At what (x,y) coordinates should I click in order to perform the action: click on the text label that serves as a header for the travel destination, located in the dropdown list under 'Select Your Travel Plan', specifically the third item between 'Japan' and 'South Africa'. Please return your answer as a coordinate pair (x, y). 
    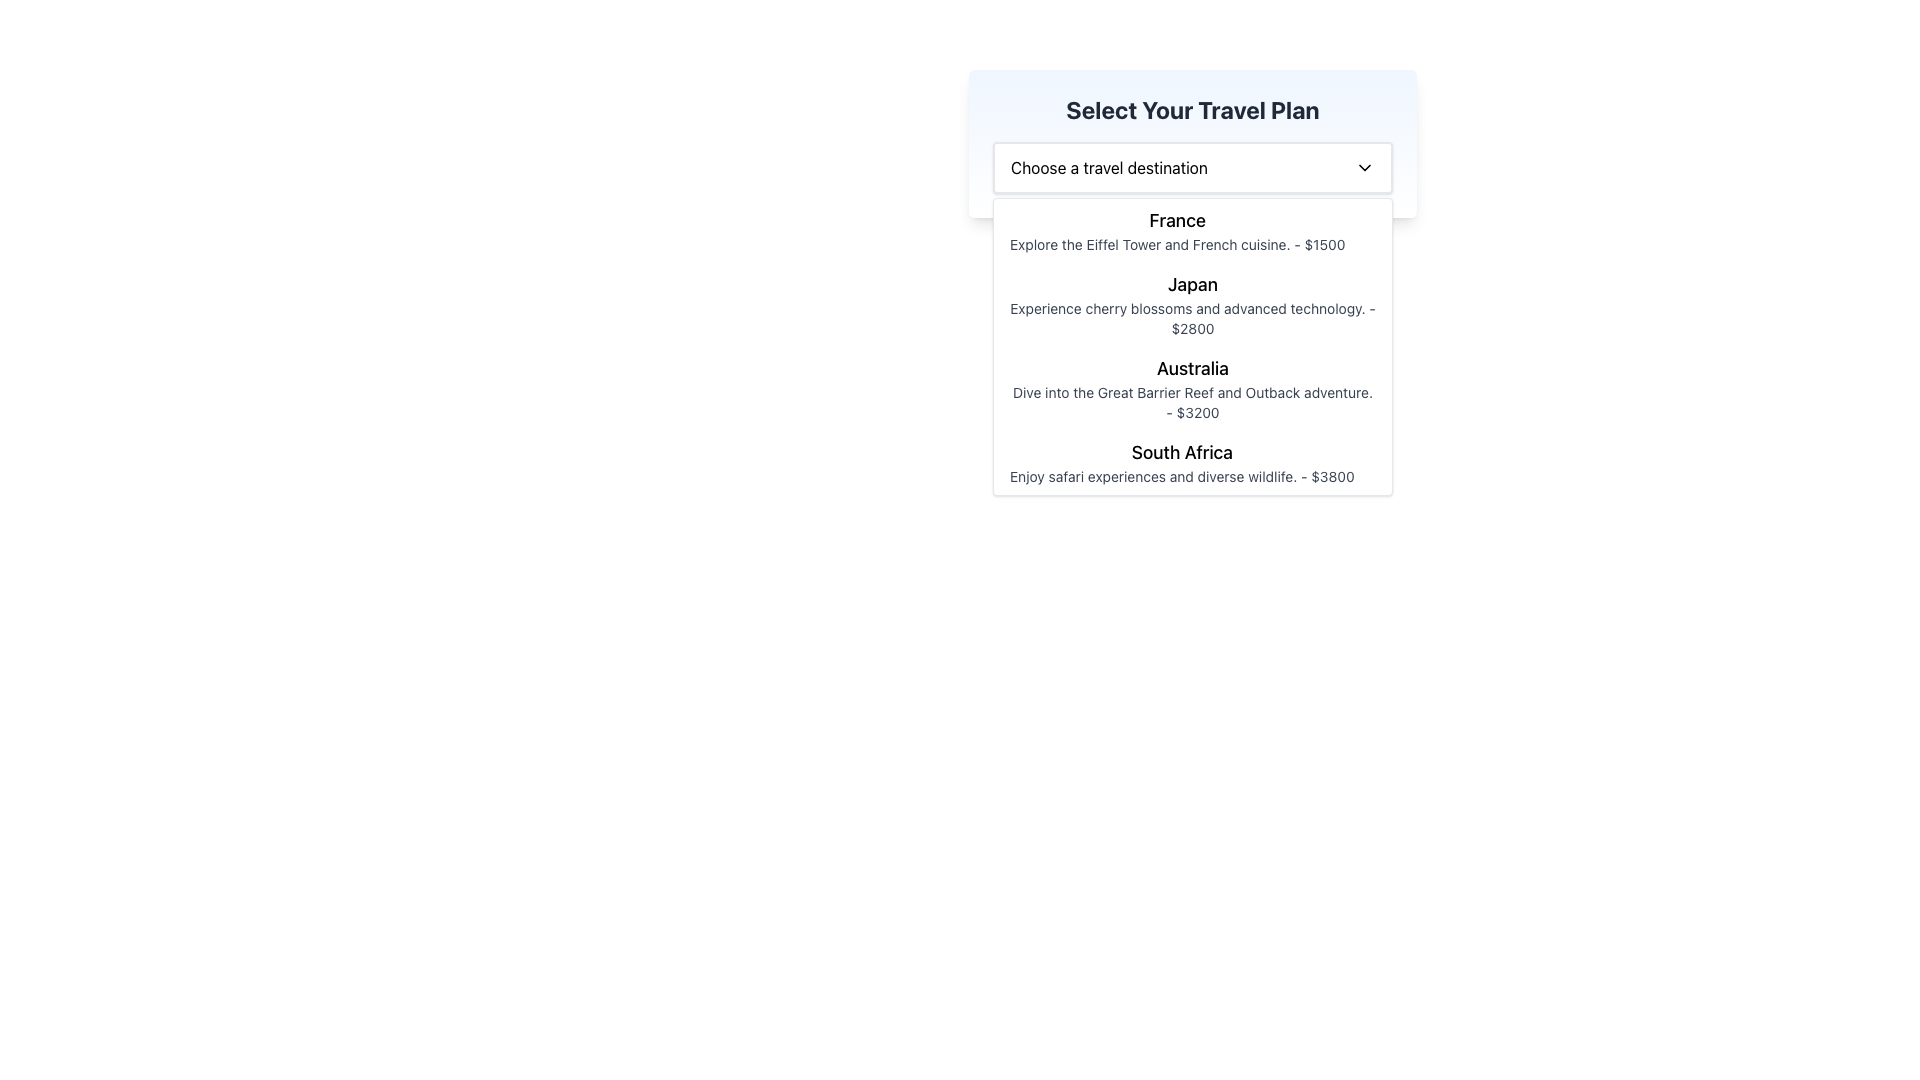
    Looking at the image, I should click on (1193, 369).